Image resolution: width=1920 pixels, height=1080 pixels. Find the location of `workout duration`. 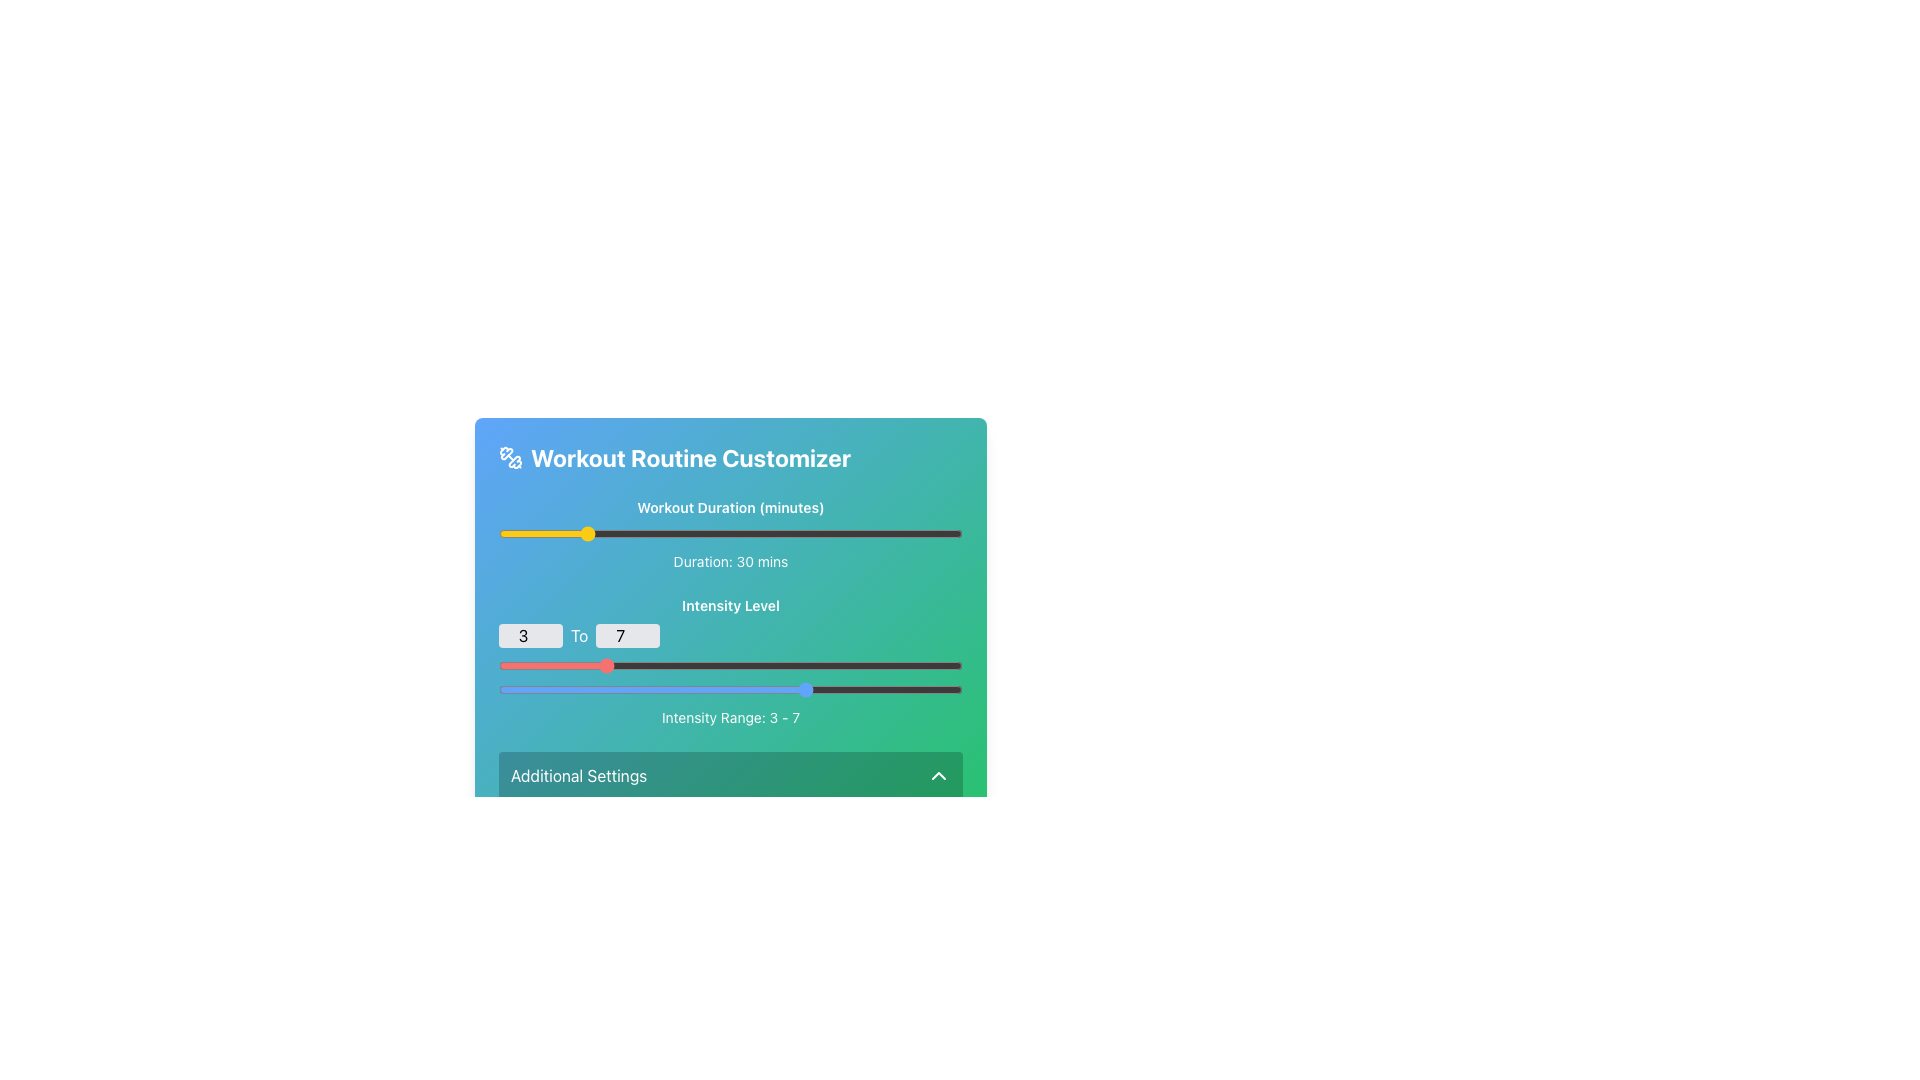

workout duration is located at coordinates (528, 532).